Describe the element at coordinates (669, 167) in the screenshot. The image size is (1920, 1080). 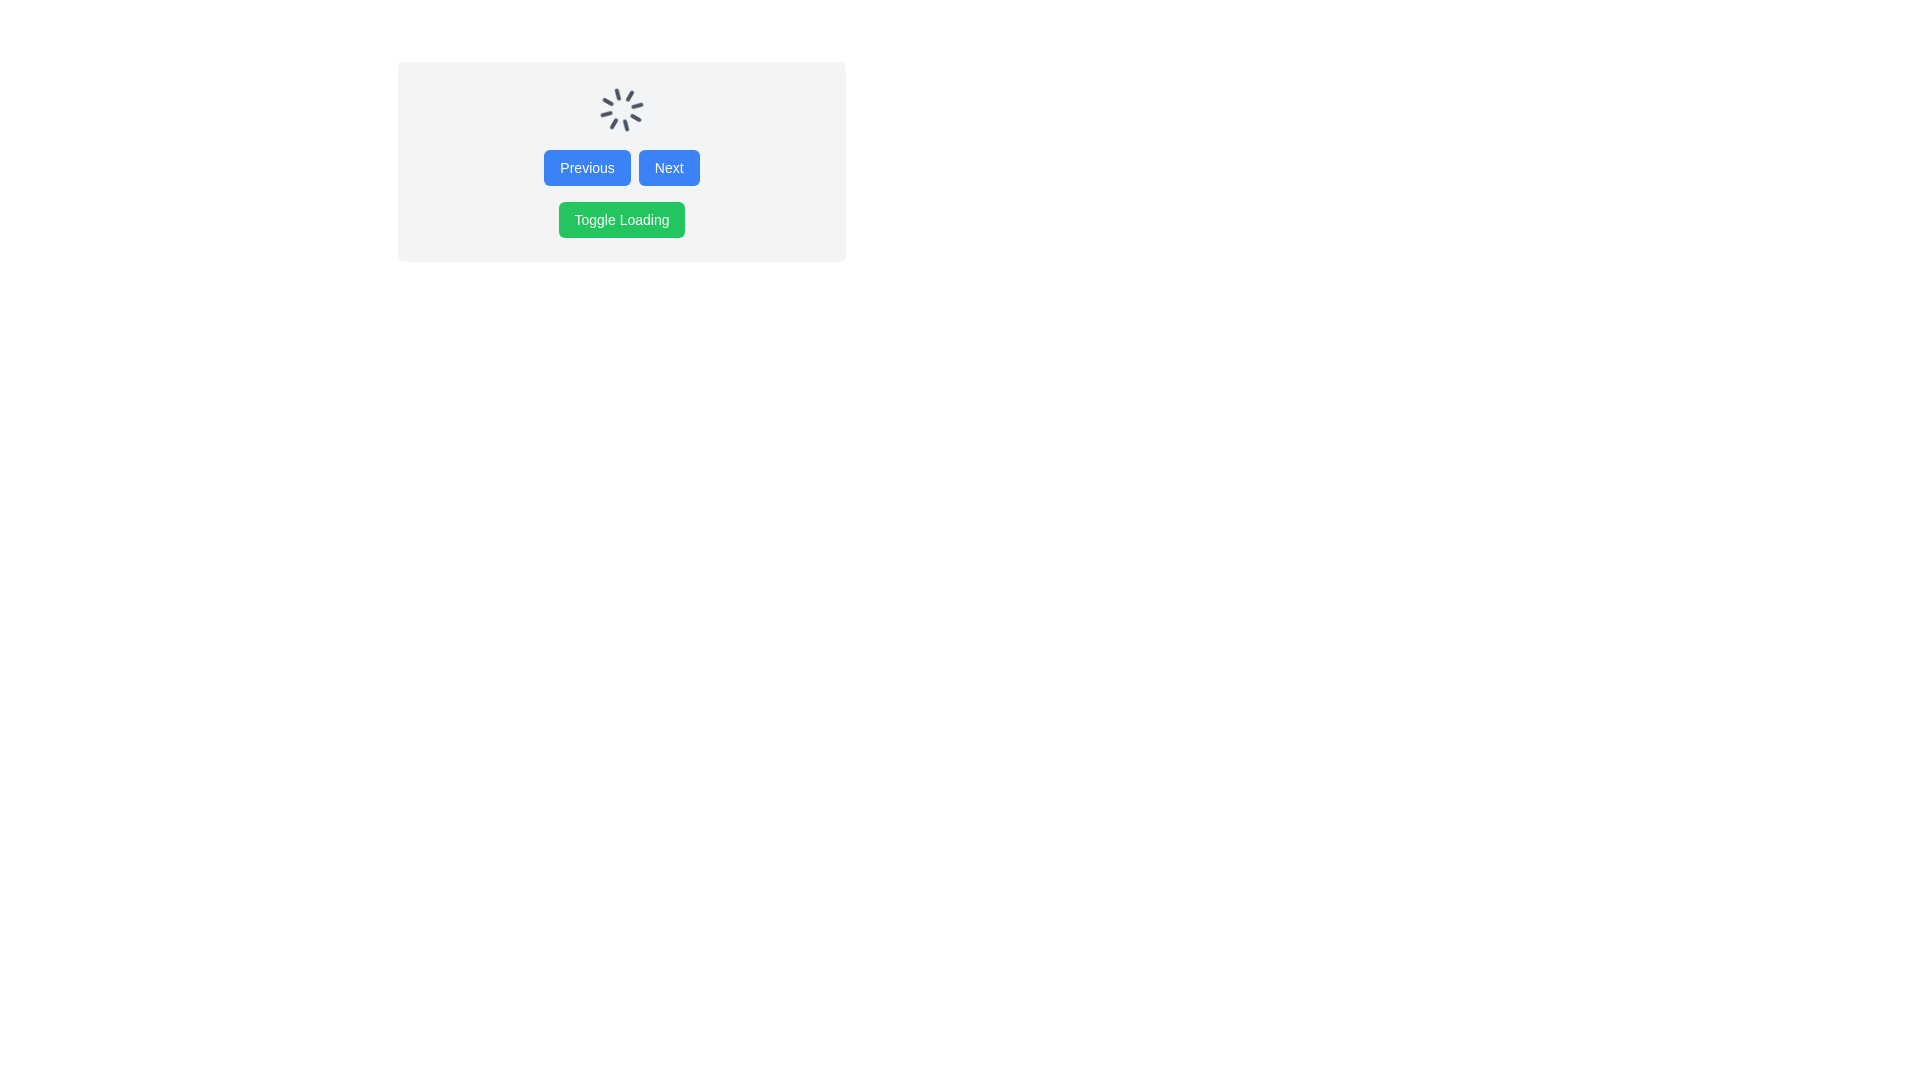
I see `the 'Next' button` at that location.